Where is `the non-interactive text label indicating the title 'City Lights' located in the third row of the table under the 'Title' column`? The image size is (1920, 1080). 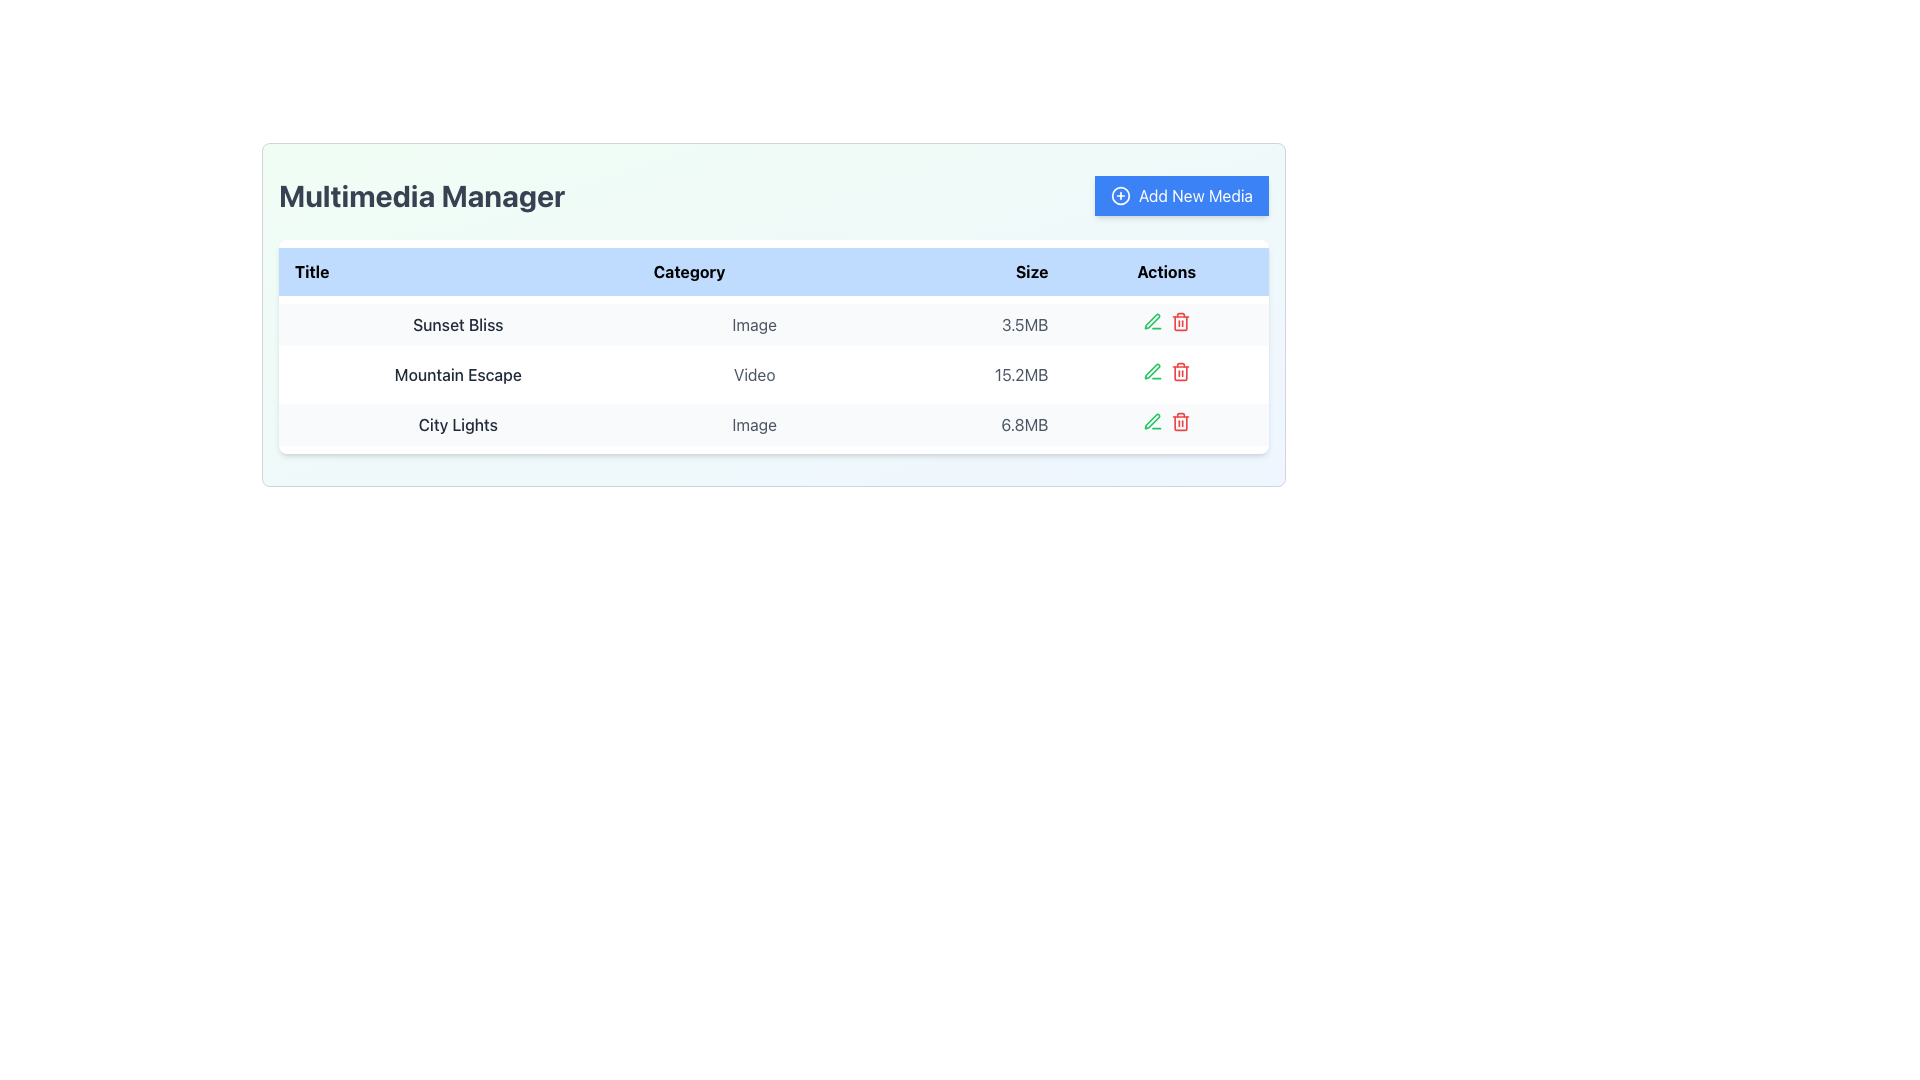
the non-interactive text label indicating the title 'City Lights' located in the third row of the table under the 'Title' column is located at coordinates (457, 423).